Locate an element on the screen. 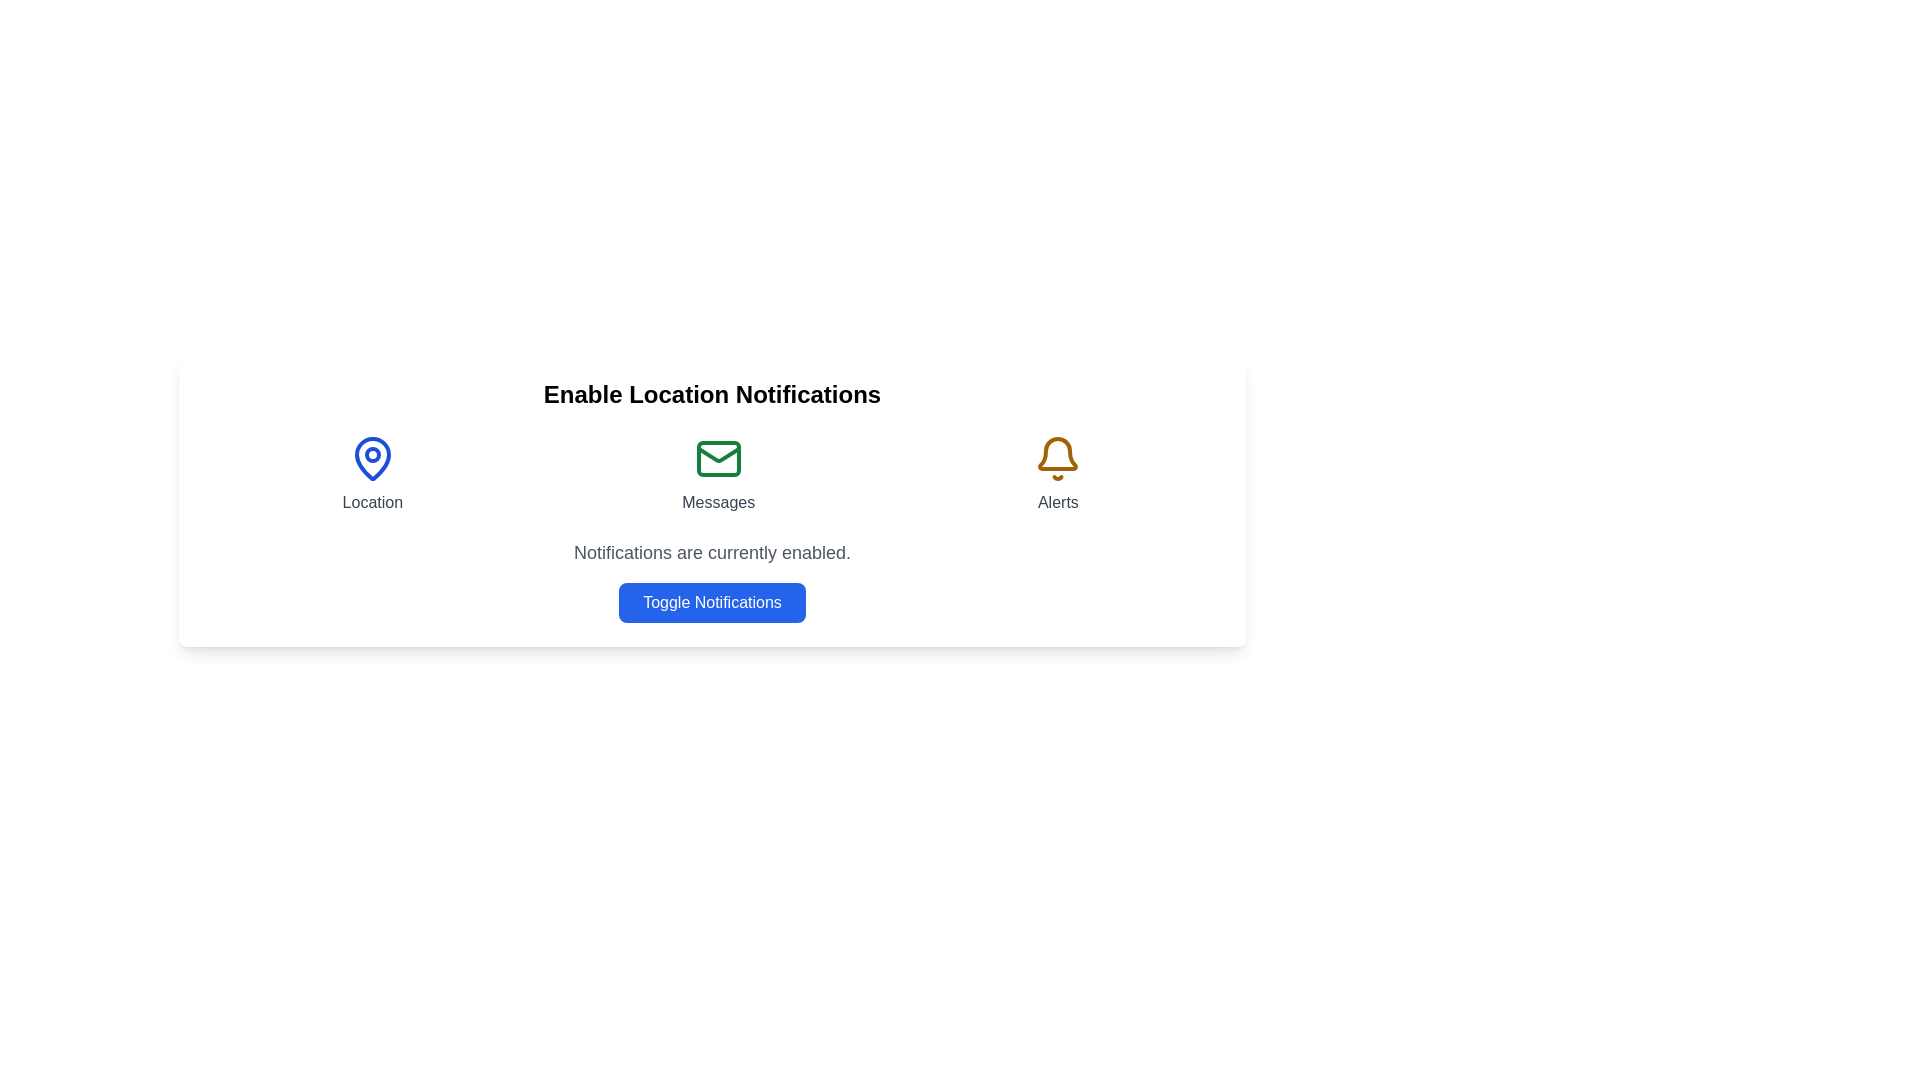 The width and height of the screenshot is (1920, 1080). the 'Location' icon with a blue location pin is located at coordinates (372, 474).